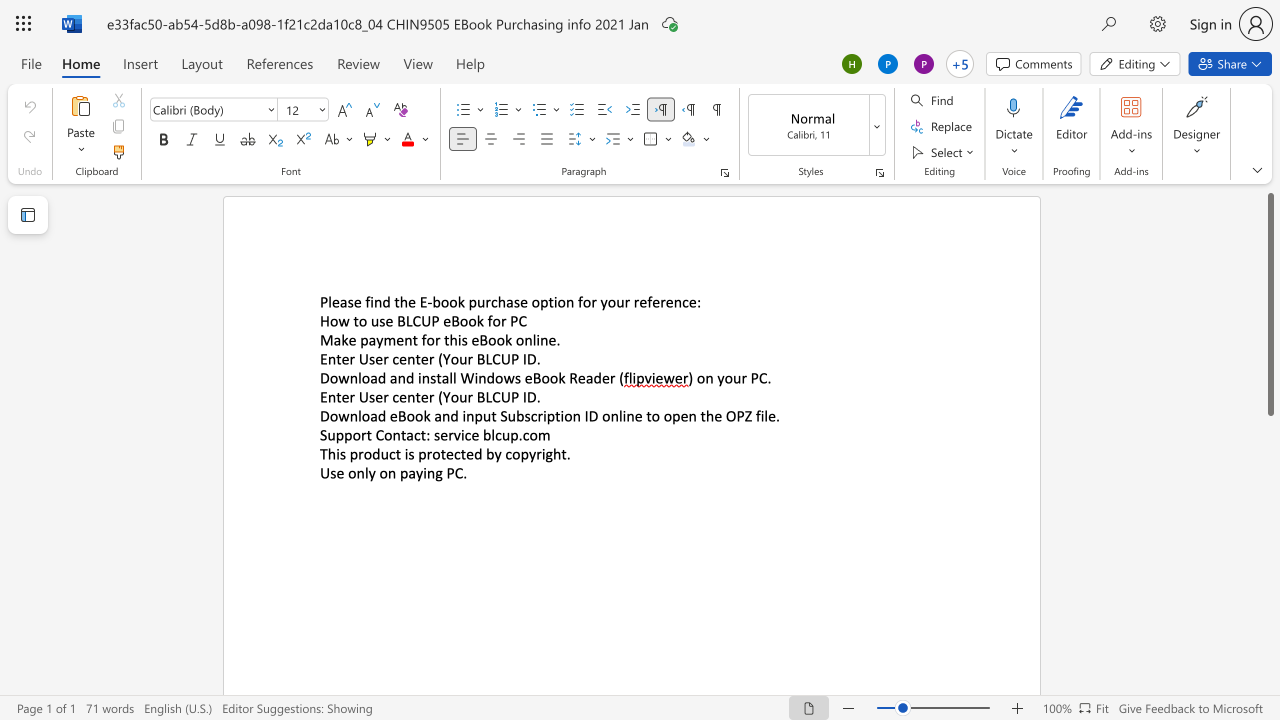 Image resolution: width=1280 pixels, height=720 pixels. What do you see at coordinates (1269, 304) in the screenshot?
I see `the scrollbar and move down 580 pixels` at bounding box center [1269, 304].